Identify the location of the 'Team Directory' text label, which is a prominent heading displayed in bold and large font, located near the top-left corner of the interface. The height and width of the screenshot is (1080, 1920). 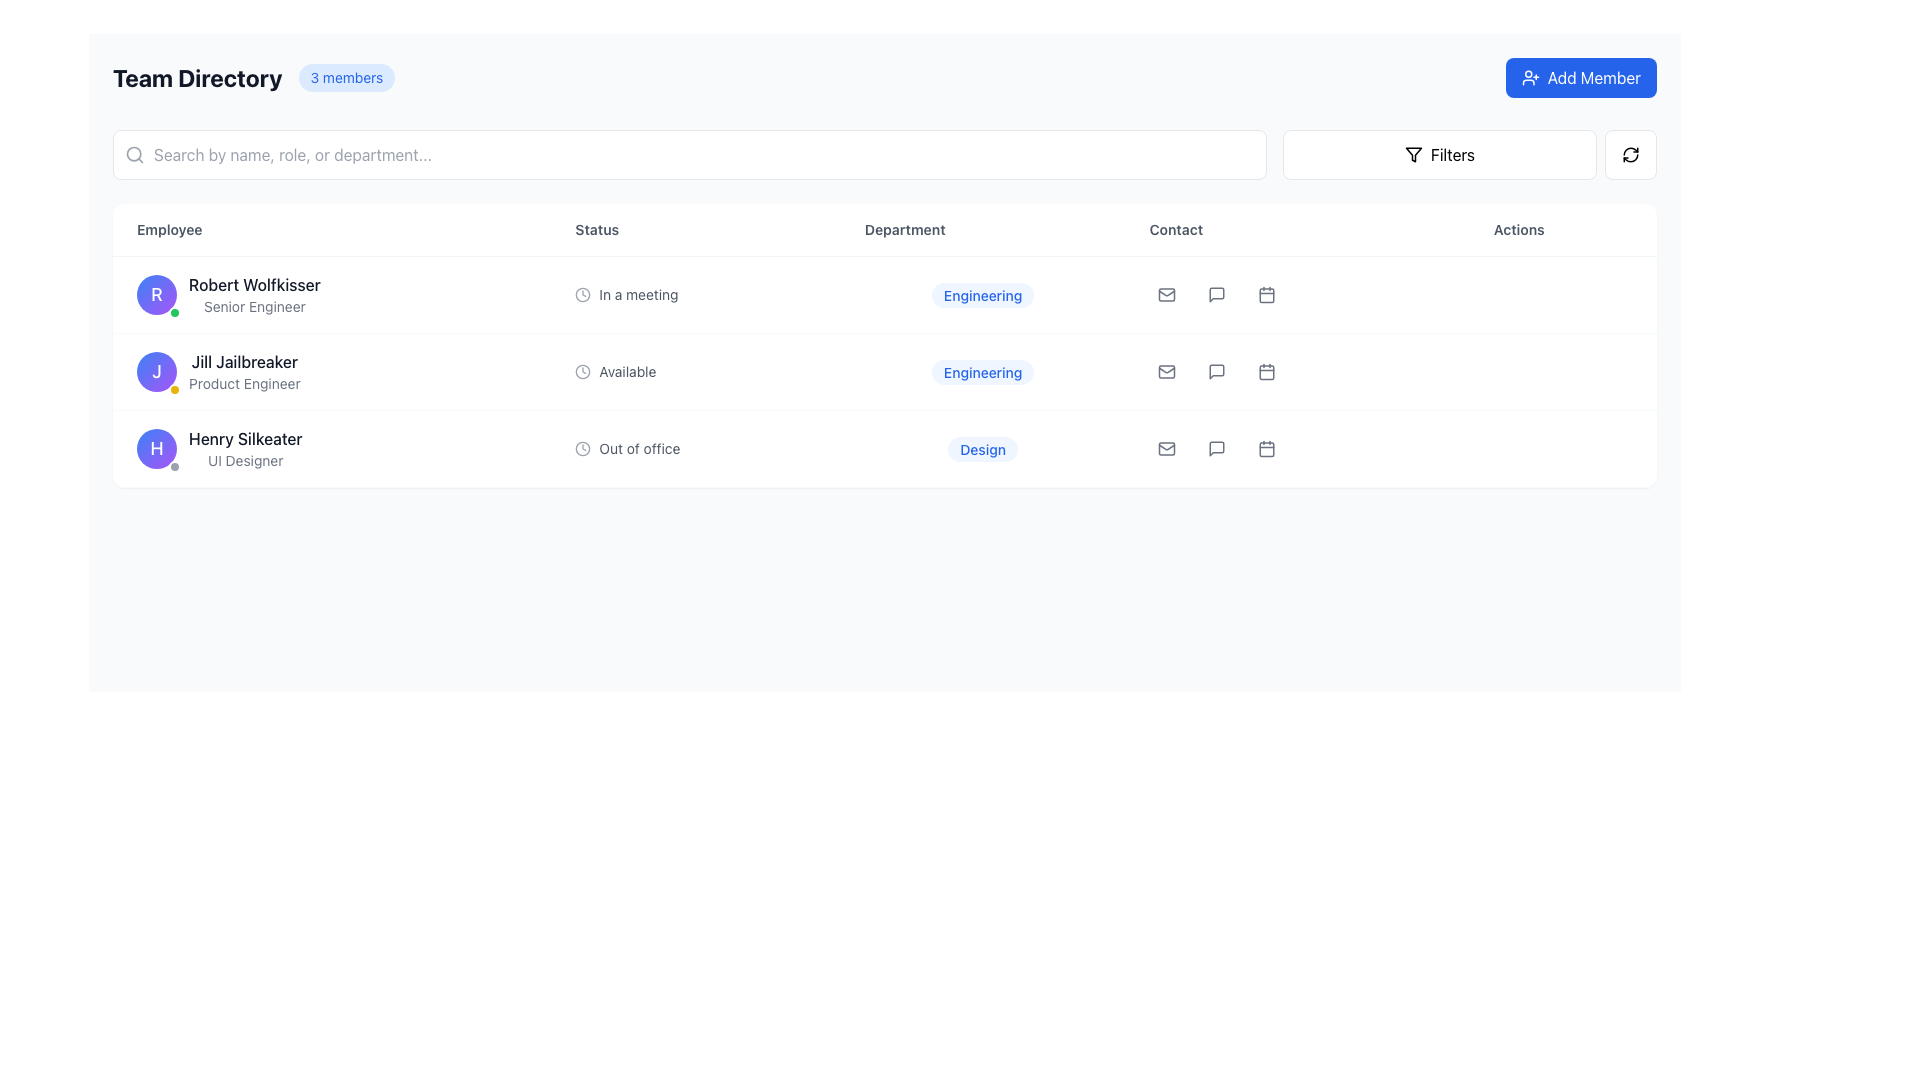
(197, 76).